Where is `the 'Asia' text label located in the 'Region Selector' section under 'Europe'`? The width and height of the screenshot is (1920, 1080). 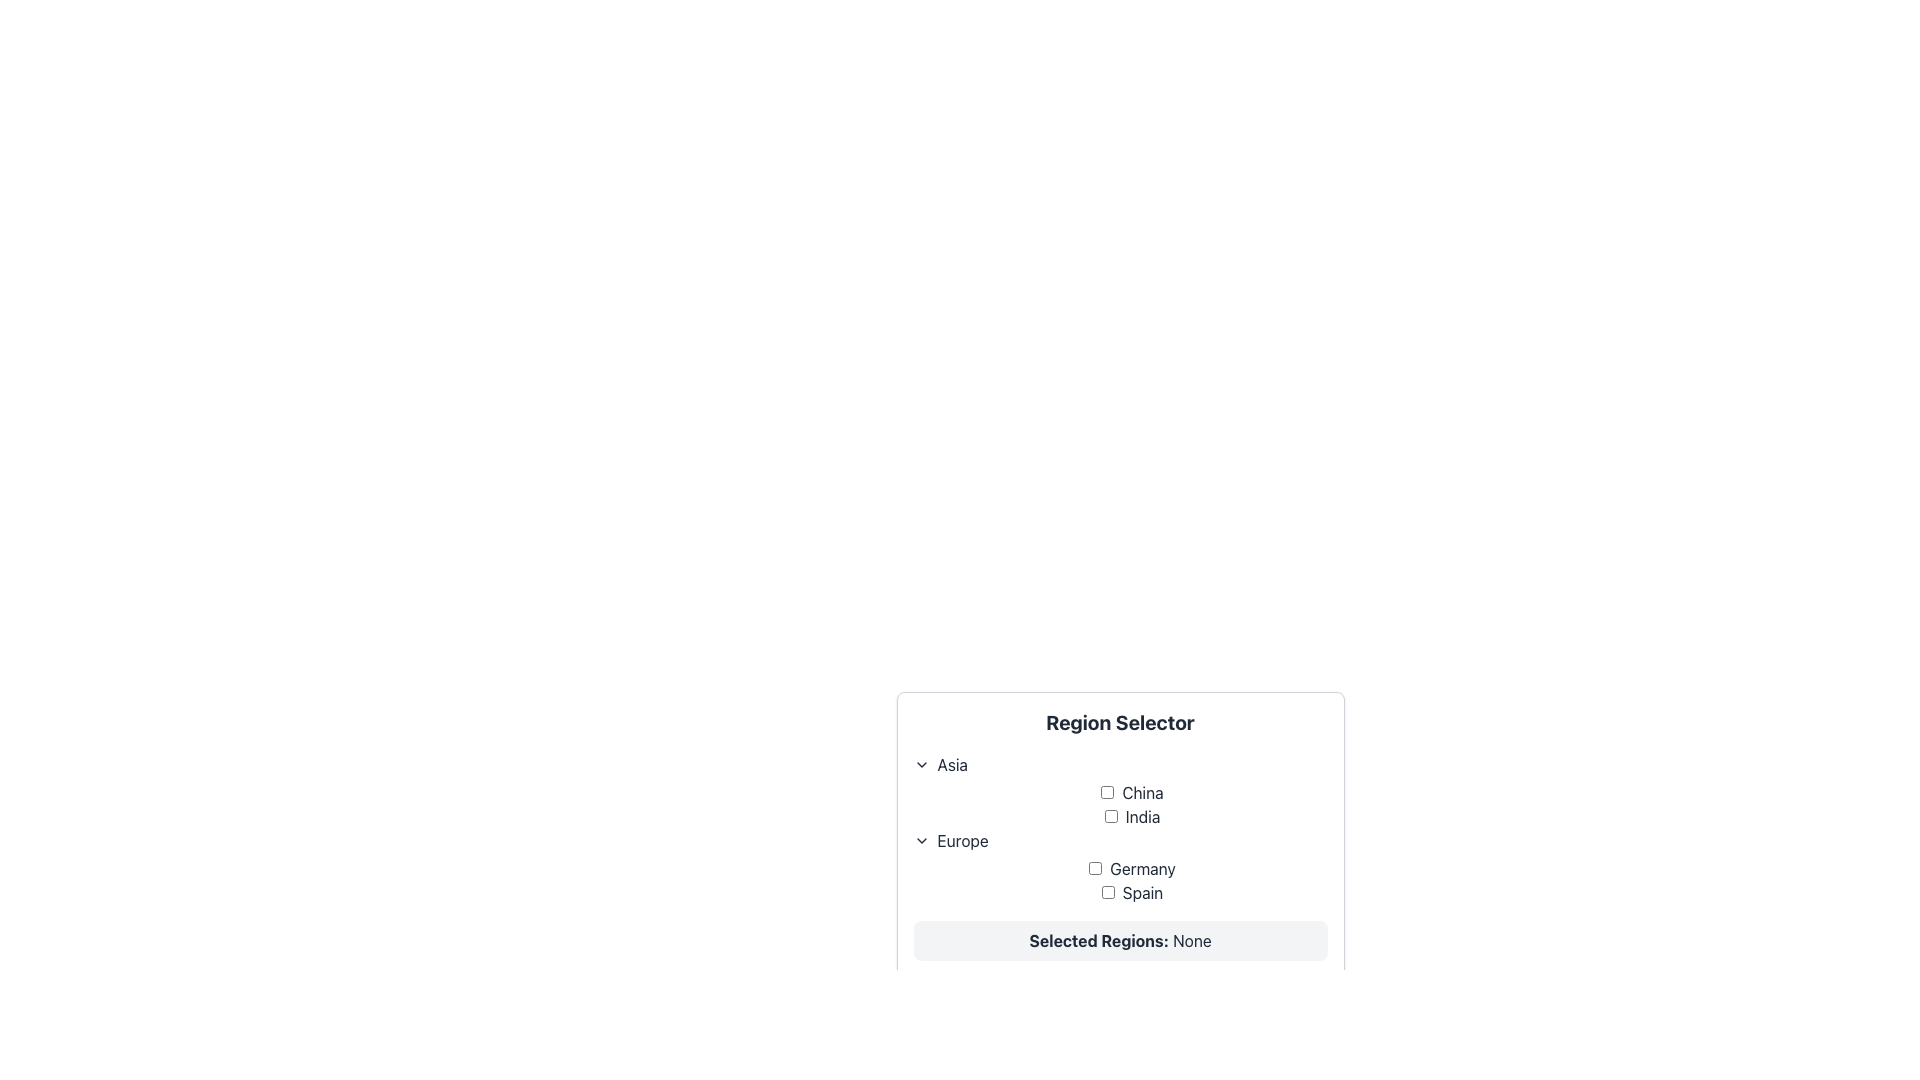
the 'Asia' text label located in the 'Region Selector' section under 'Europe' is located at coordinates (951, 764).